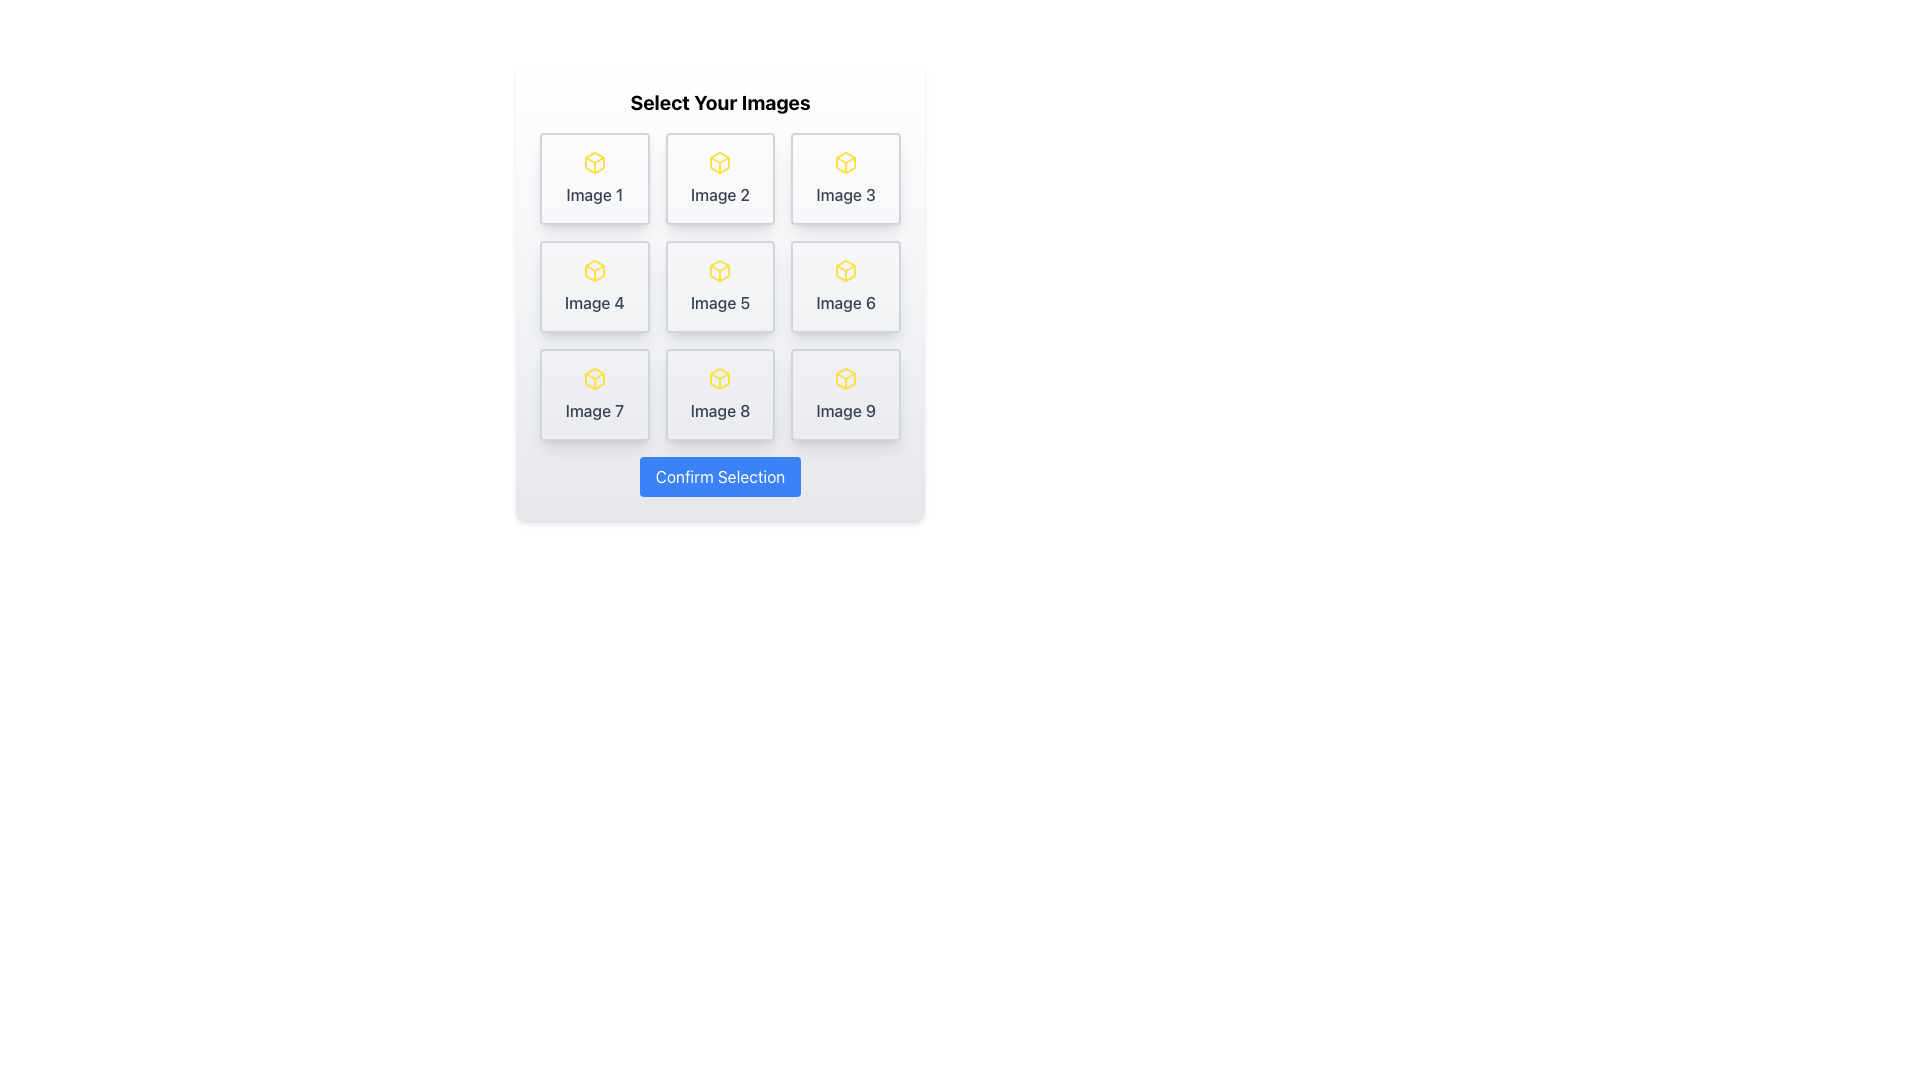  I want to click on label located in the second cell of the first row of a 3x3 grid layout, positioned below a yellow box icon, which helps identify the corresponding image selection option, so click(720, 195).